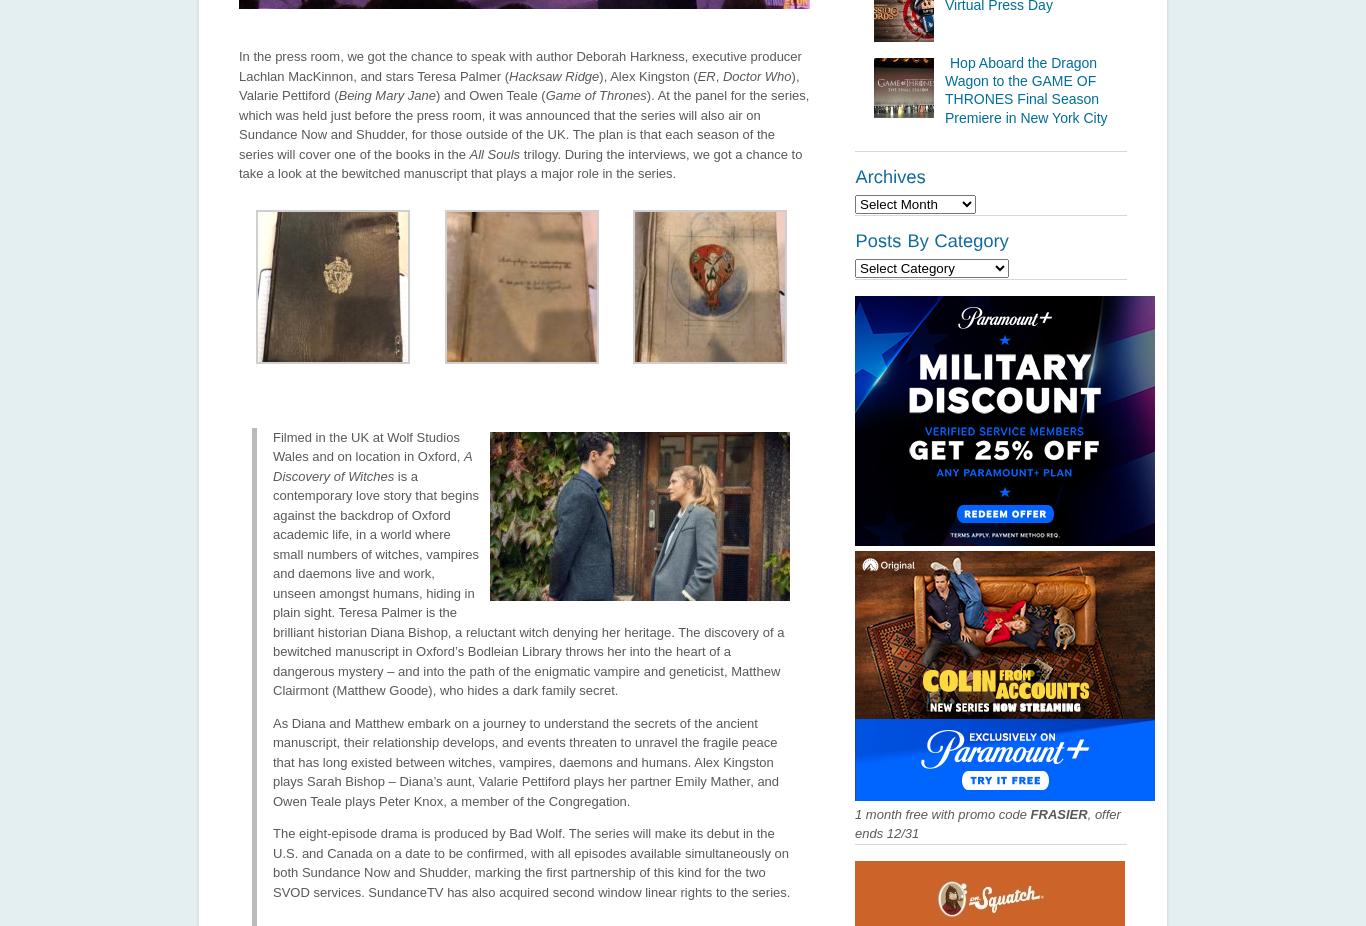 The image size is (1366, 926). Describe the element at coordinates (718, 74) in the screenshot. I see `','` at that location.